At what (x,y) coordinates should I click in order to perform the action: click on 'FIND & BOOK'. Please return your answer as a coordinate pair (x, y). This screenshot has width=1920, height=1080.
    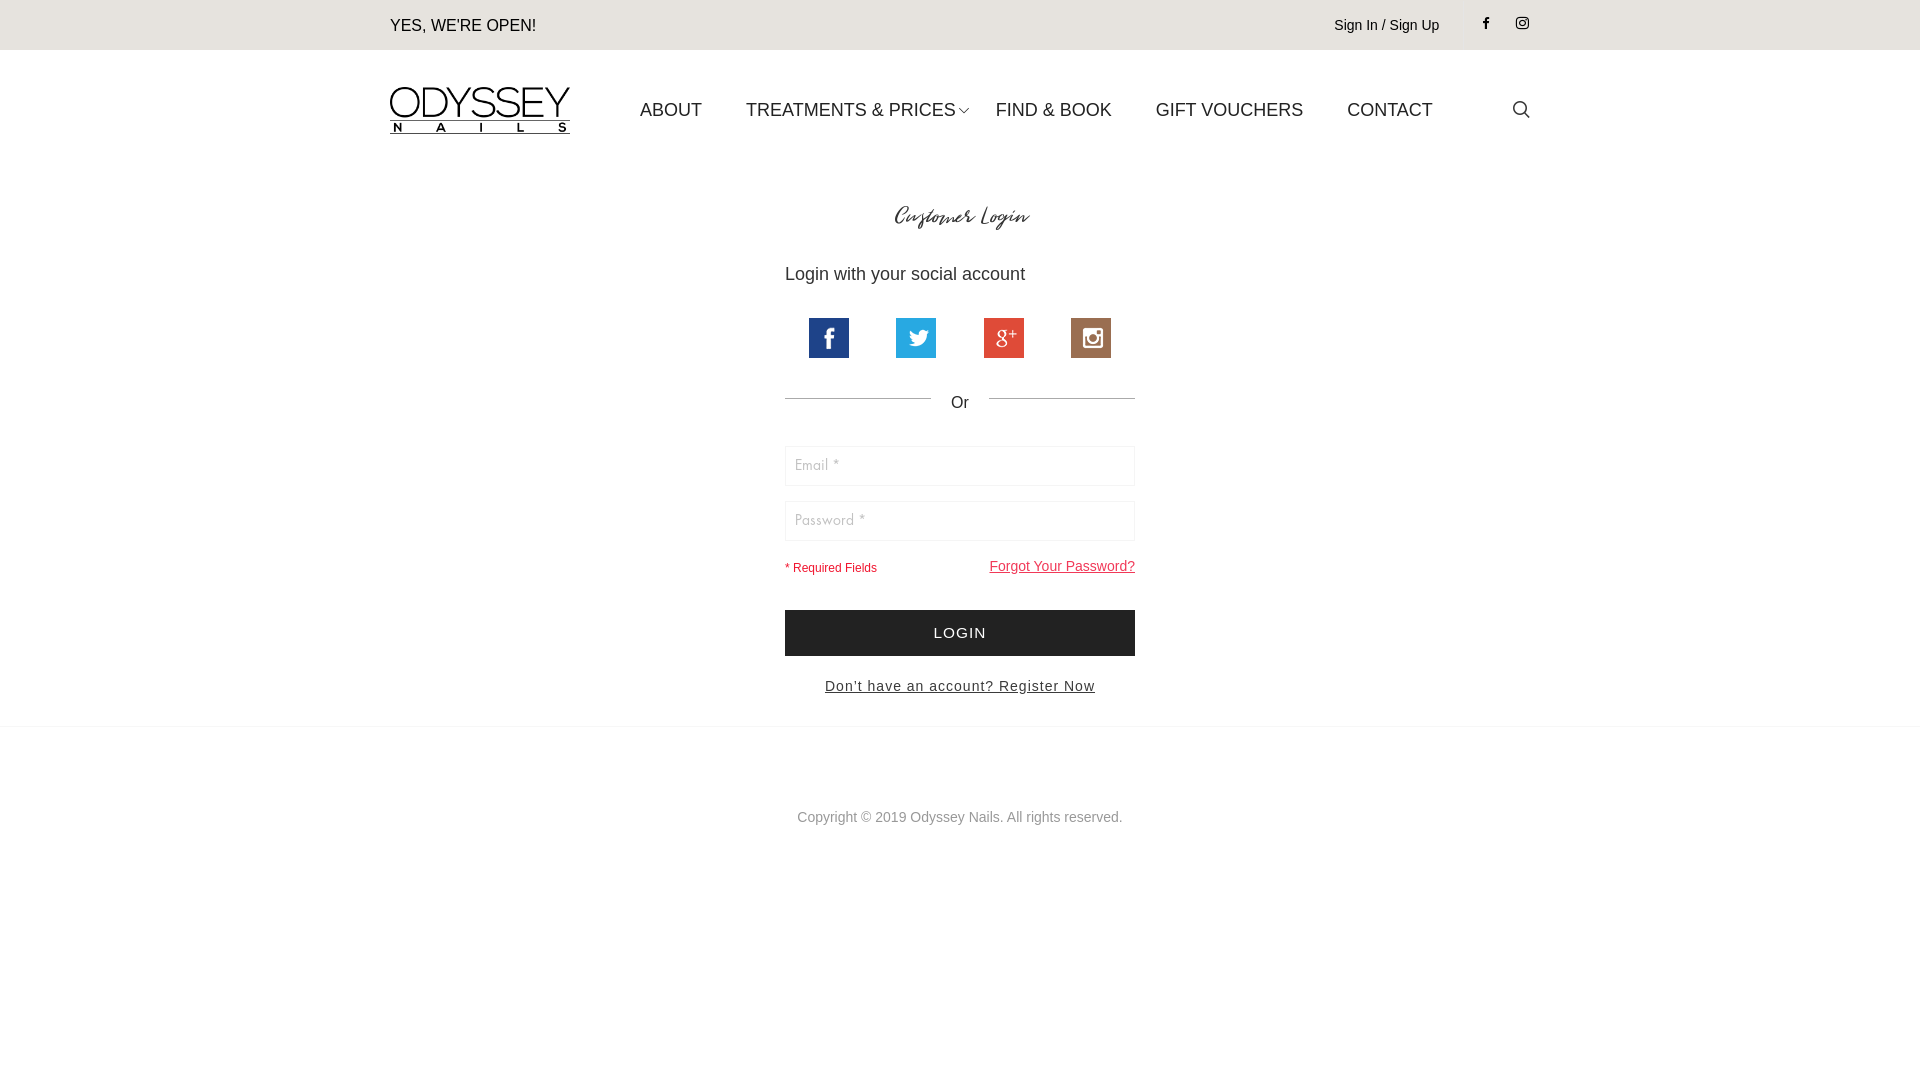
    Looking at the image, I should click on (1053, 110).